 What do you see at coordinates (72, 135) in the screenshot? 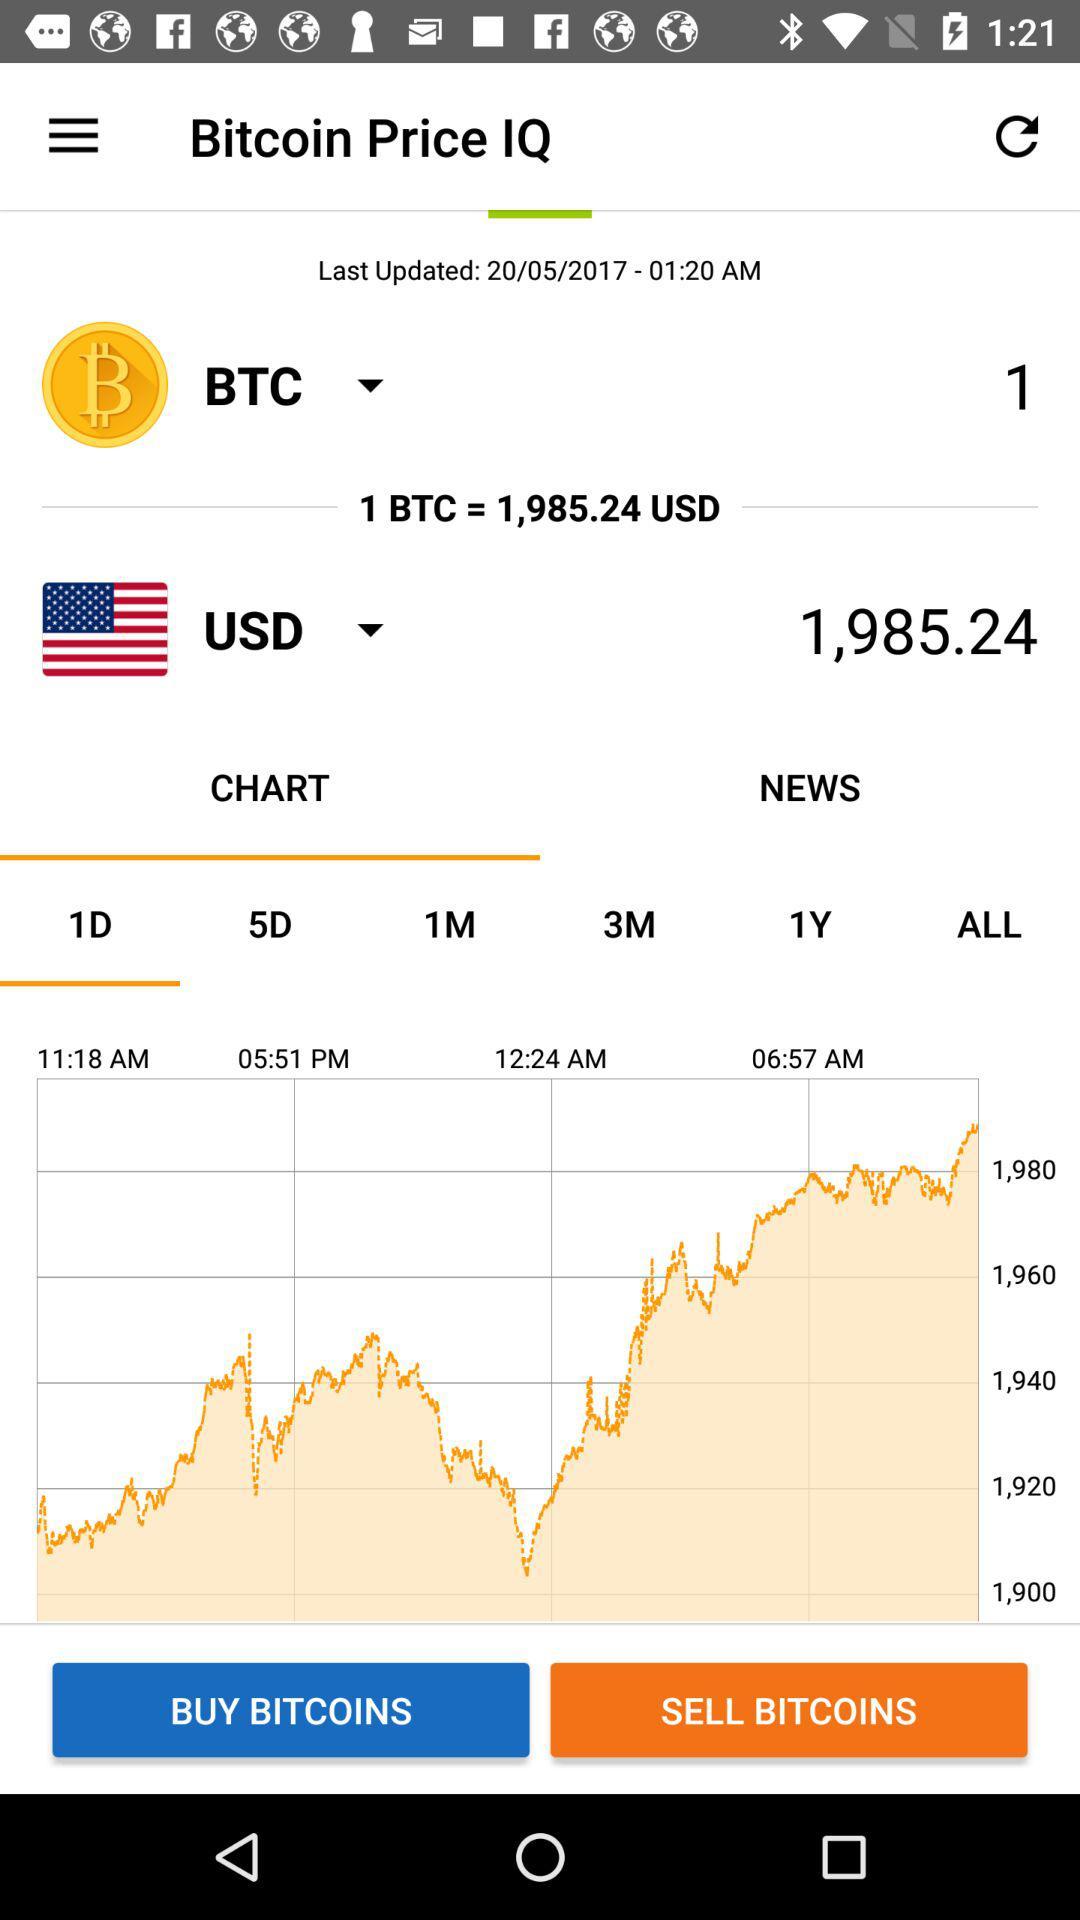
I see `the item to the left of the bitcoin price iq` at bounding box center [72, 135].